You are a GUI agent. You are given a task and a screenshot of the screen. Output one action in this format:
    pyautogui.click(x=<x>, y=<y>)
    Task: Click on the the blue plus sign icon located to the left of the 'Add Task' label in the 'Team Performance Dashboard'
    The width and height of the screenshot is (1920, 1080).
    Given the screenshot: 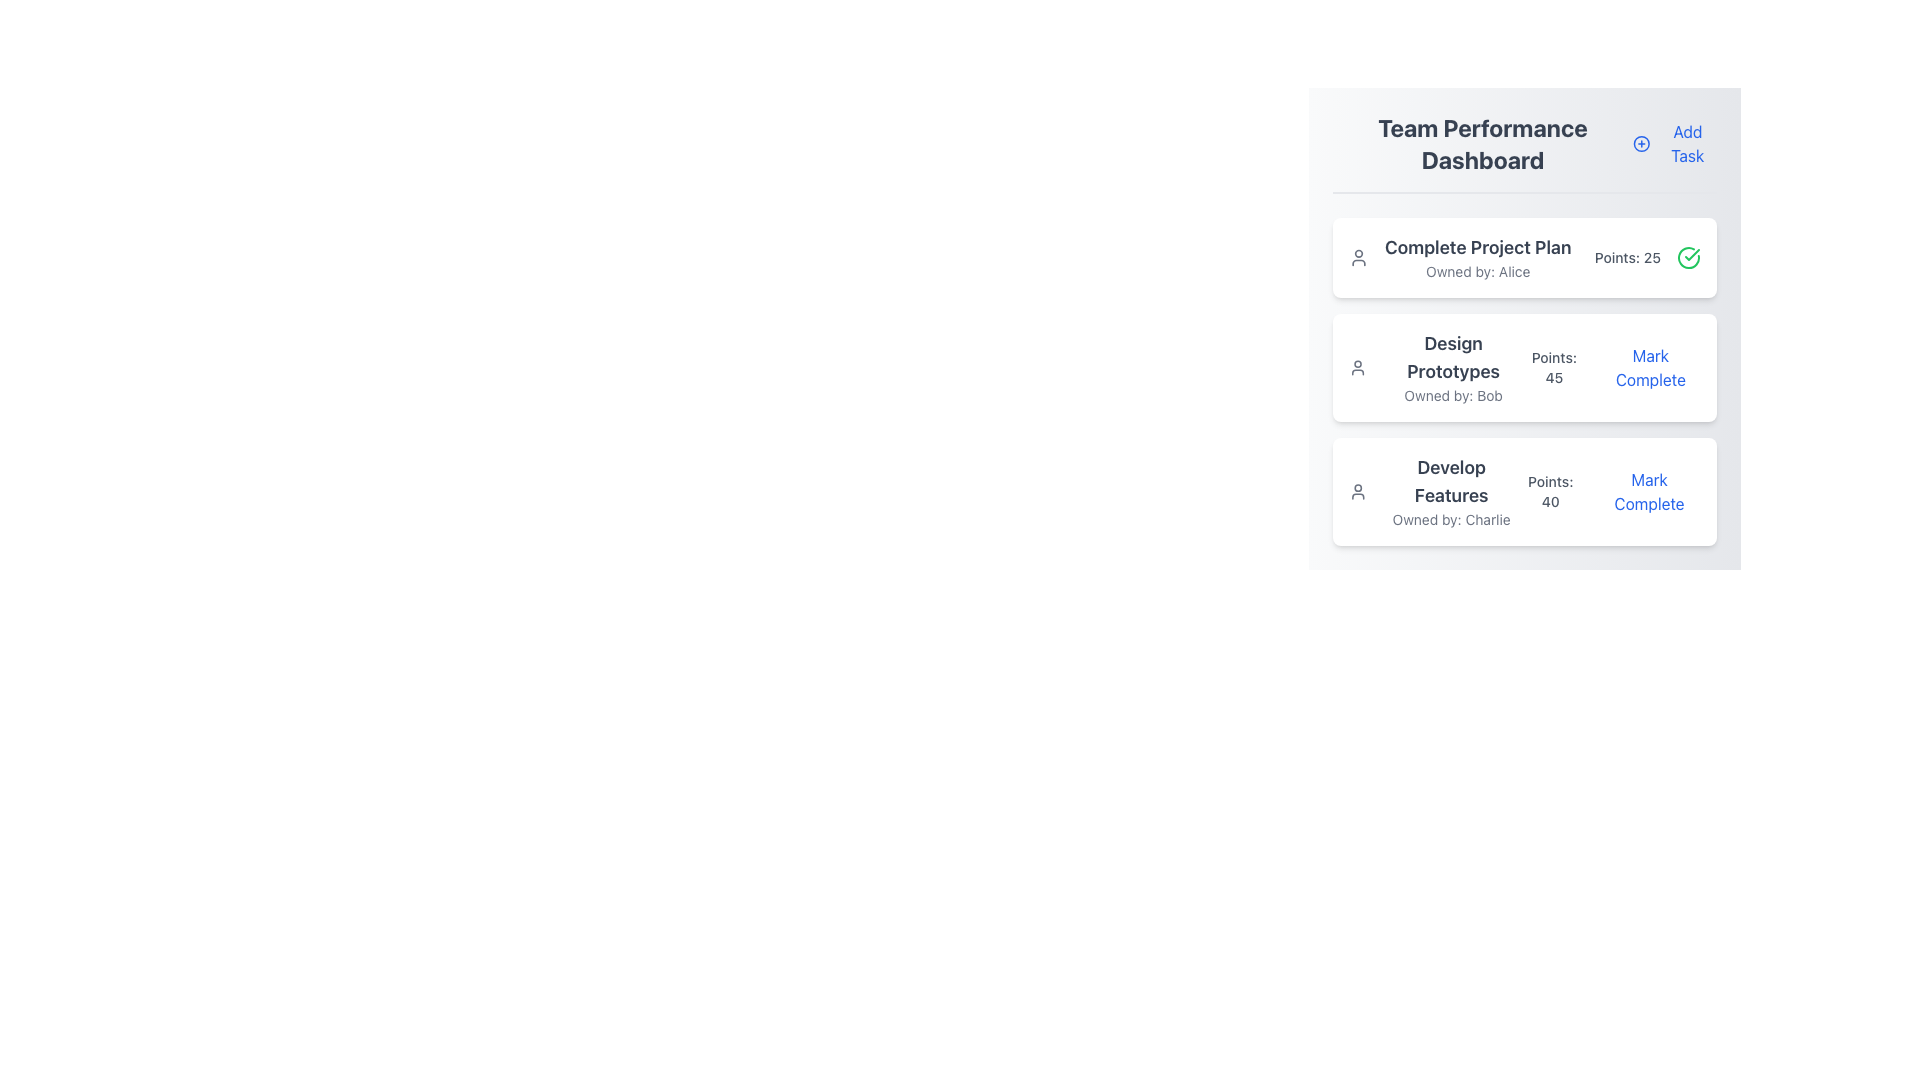 What is the action you would take?
    pyautogui.click(x=1641, y=142)
    